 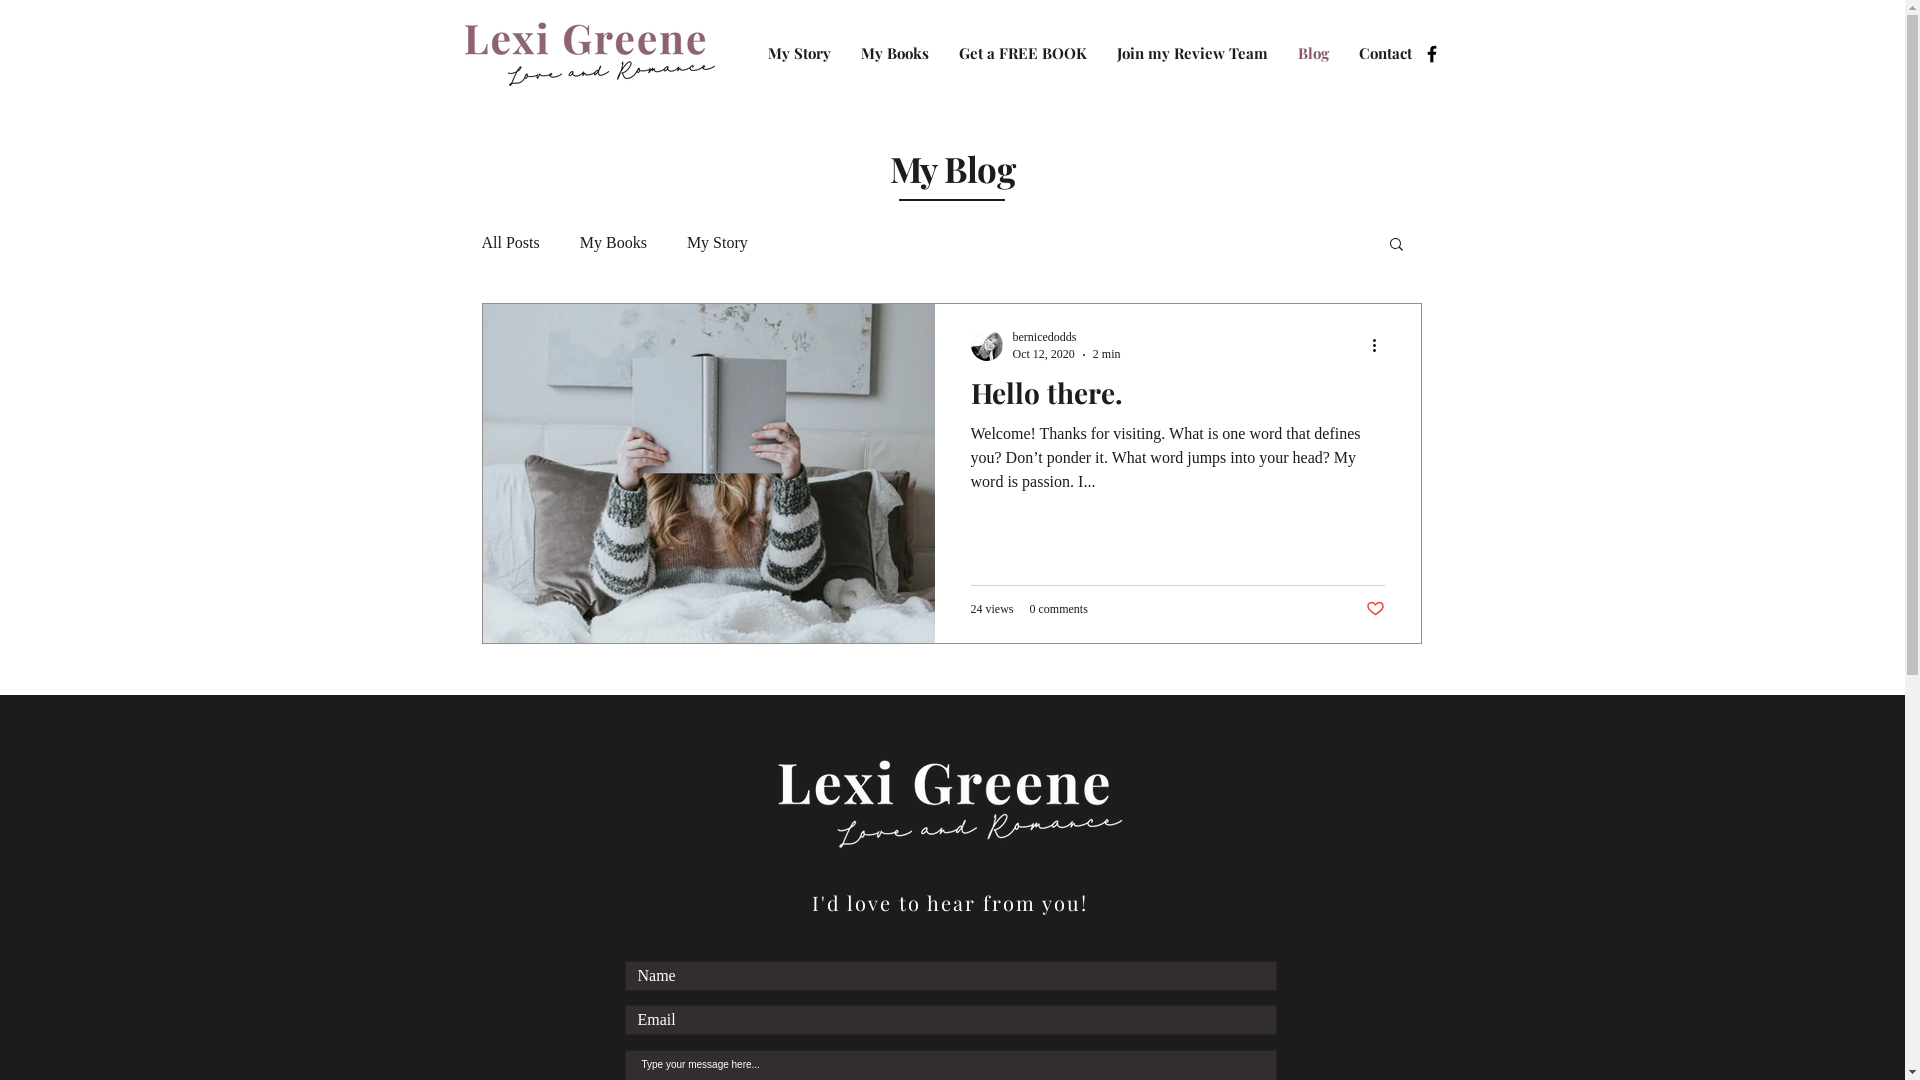 I want to click on '0 comments', so click(x=1058, y=608).